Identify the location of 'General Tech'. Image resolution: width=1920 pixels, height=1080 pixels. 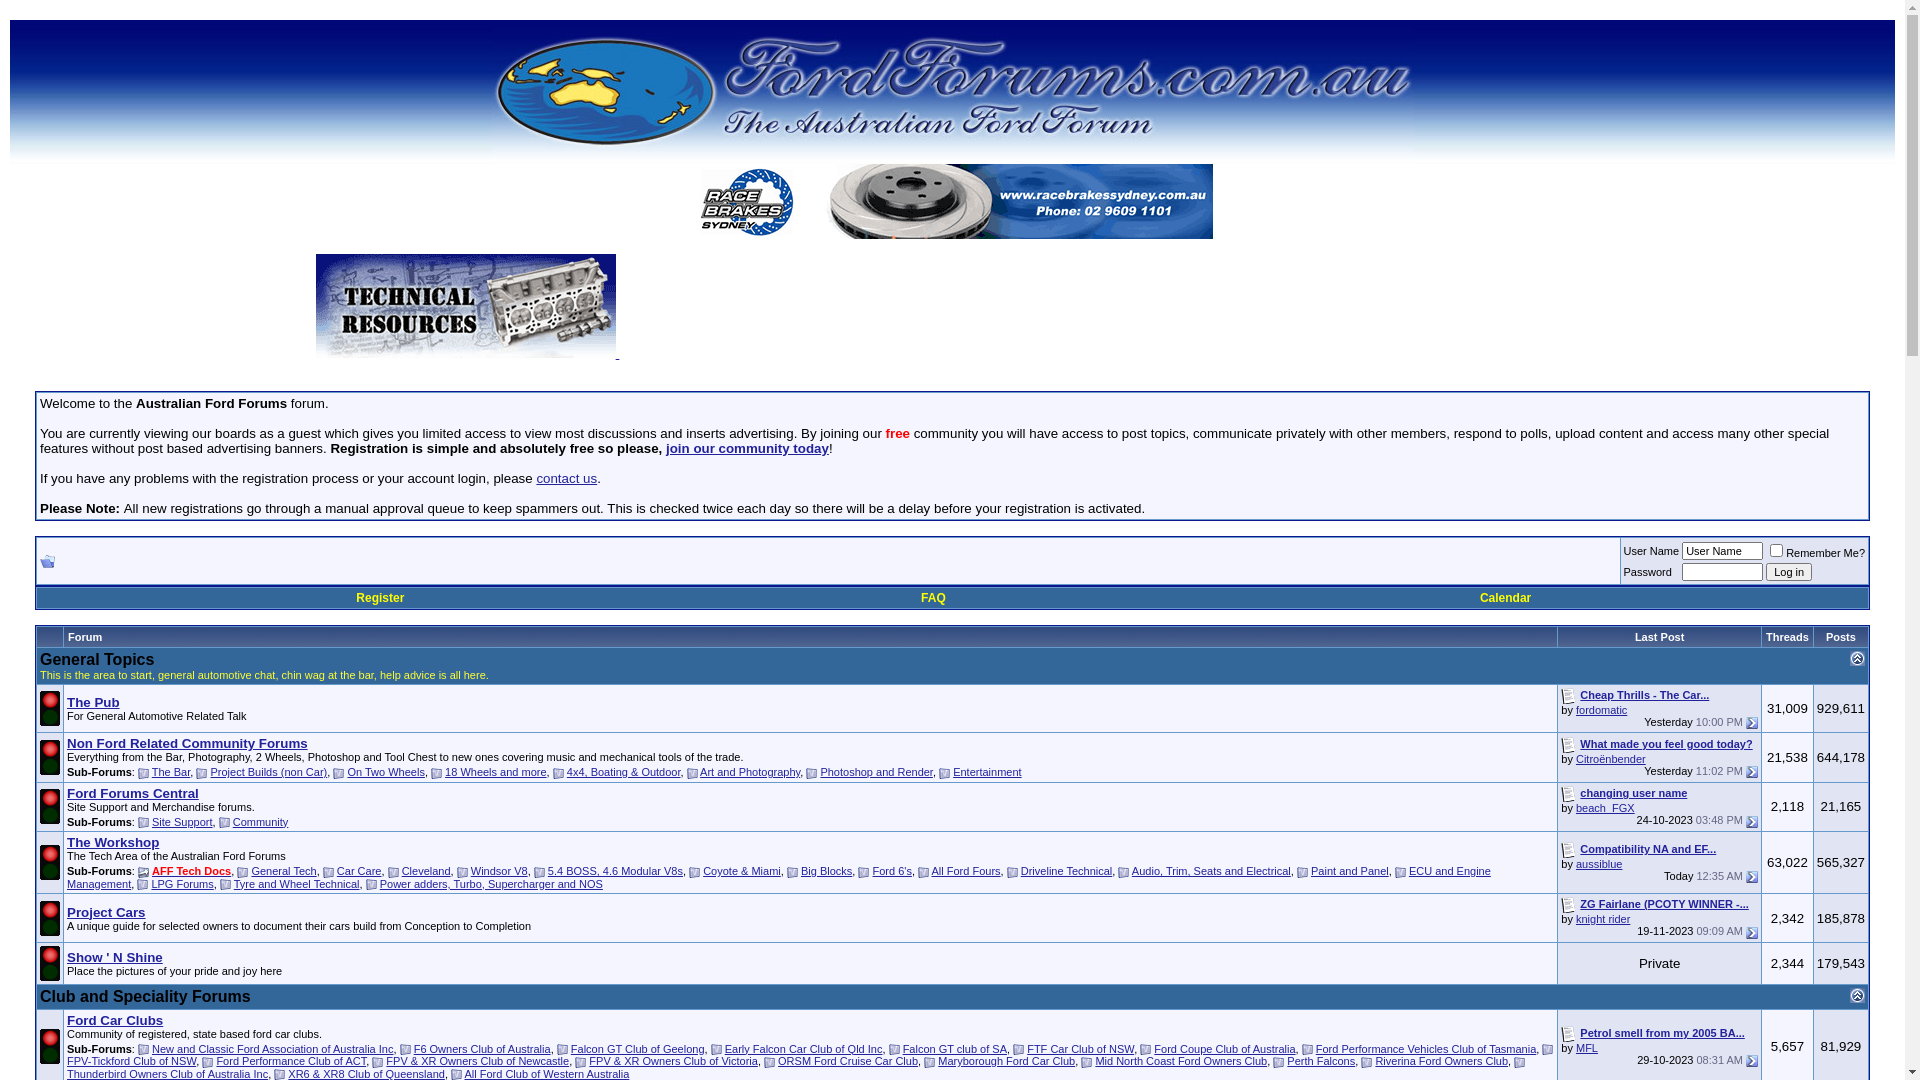
(282, 870).